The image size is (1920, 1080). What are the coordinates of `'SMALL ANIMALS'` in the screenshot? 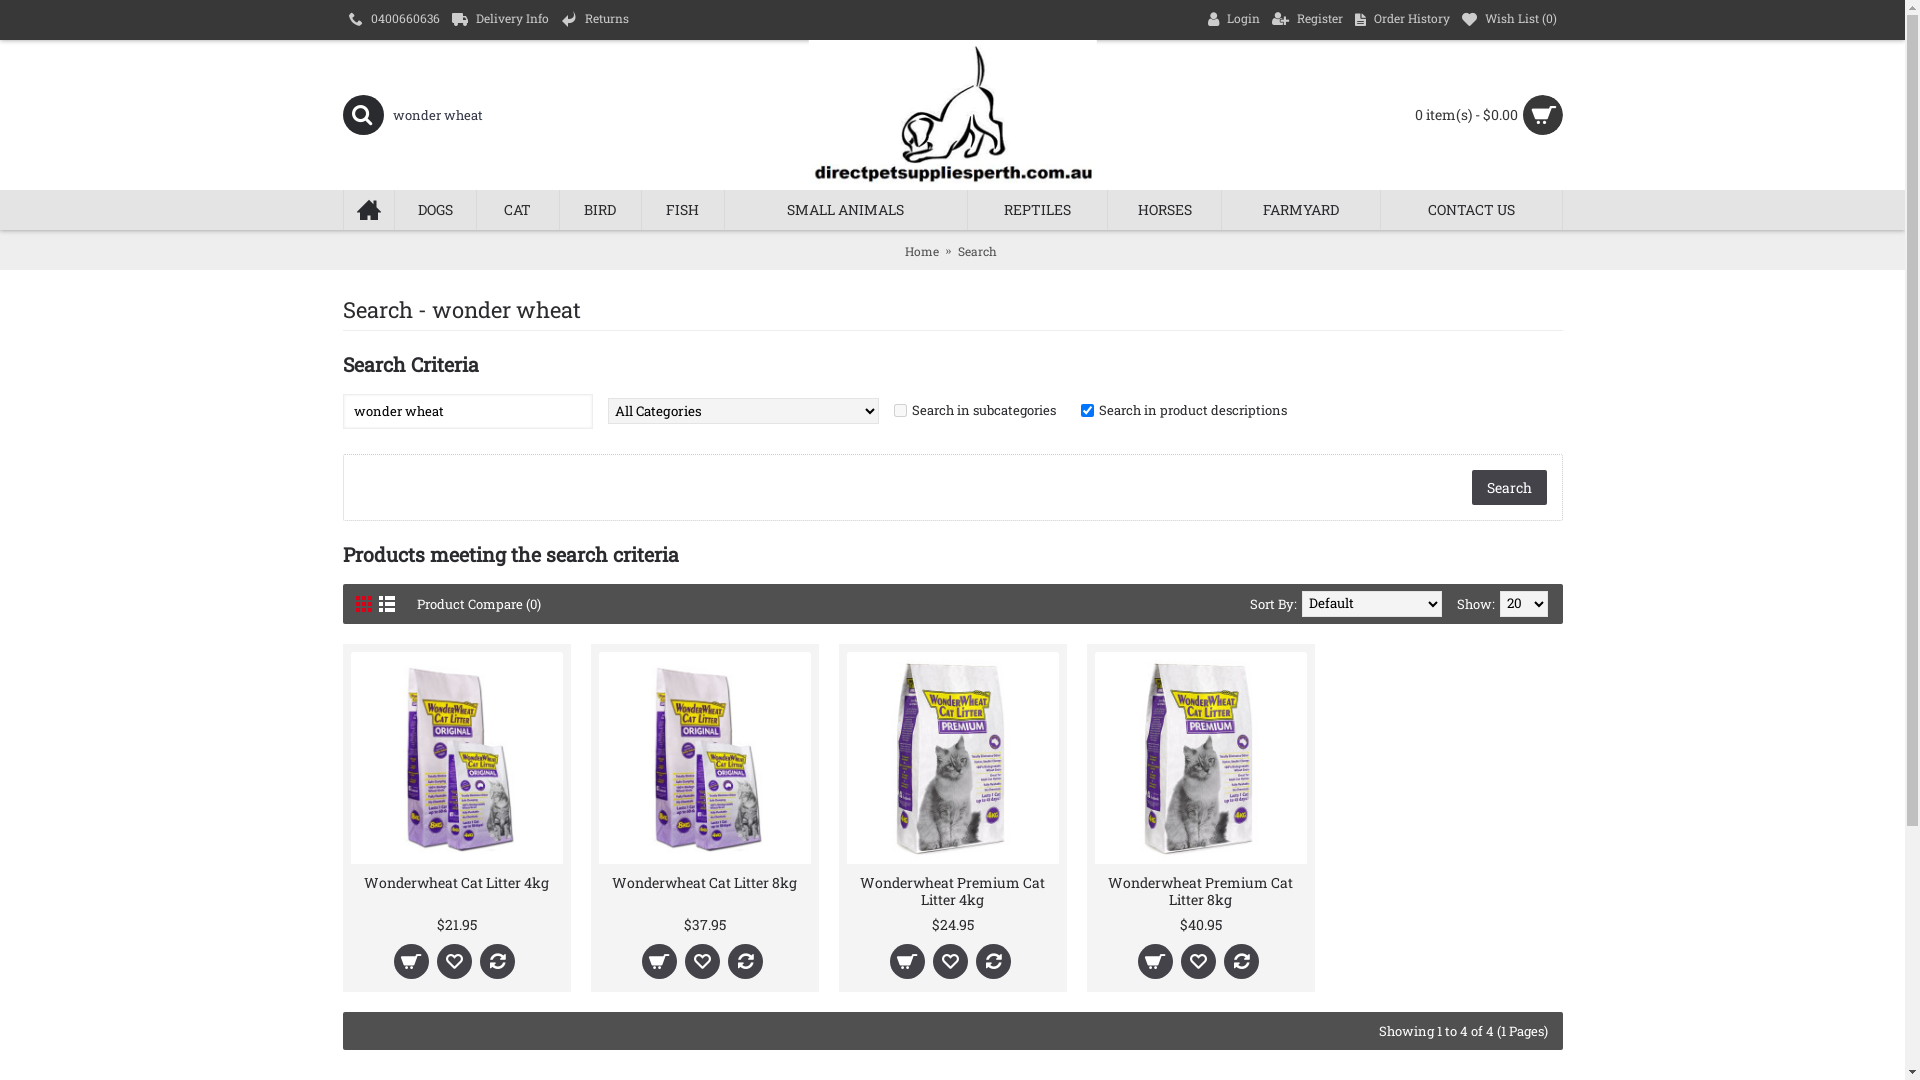 It's located at (846, 209).